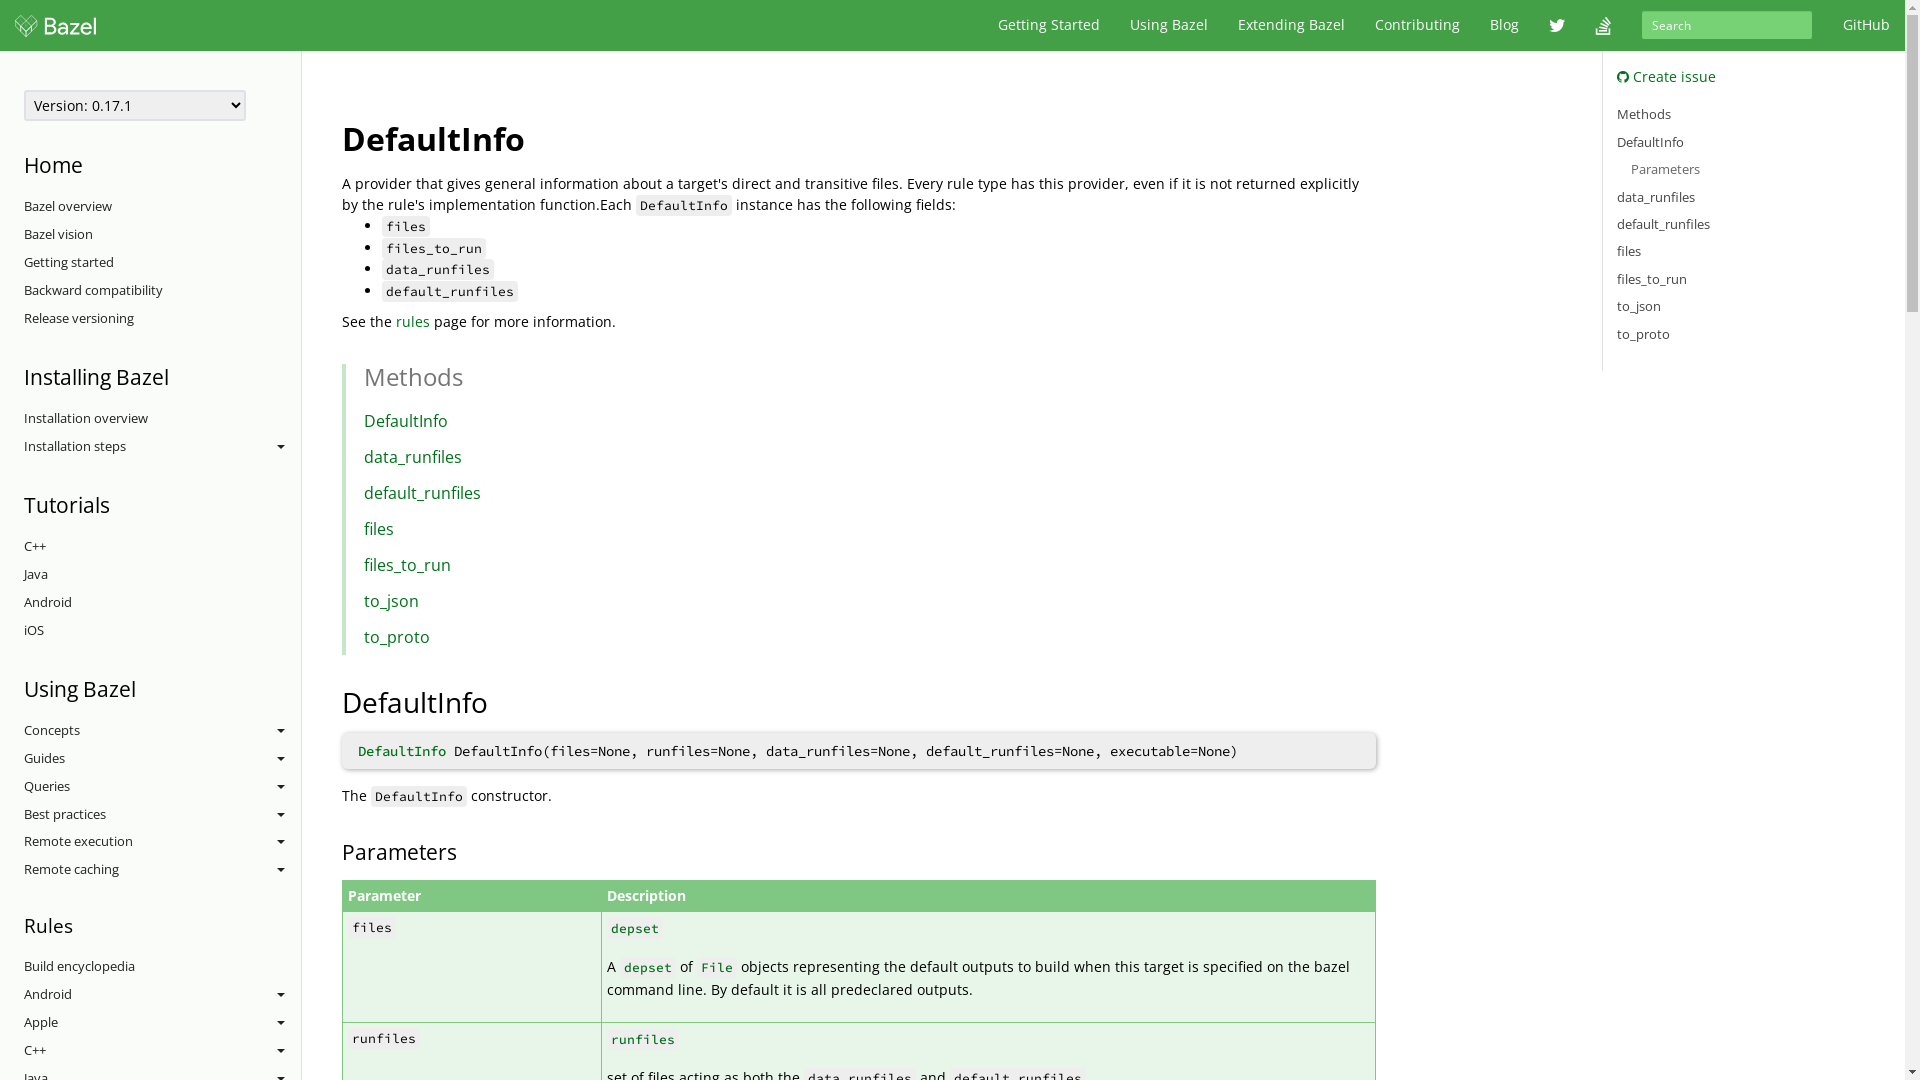 The image size is (1920, 1080). Describe the element at coordinates (162, 731) in the screenshot. I see `'Concepts'` at that location.